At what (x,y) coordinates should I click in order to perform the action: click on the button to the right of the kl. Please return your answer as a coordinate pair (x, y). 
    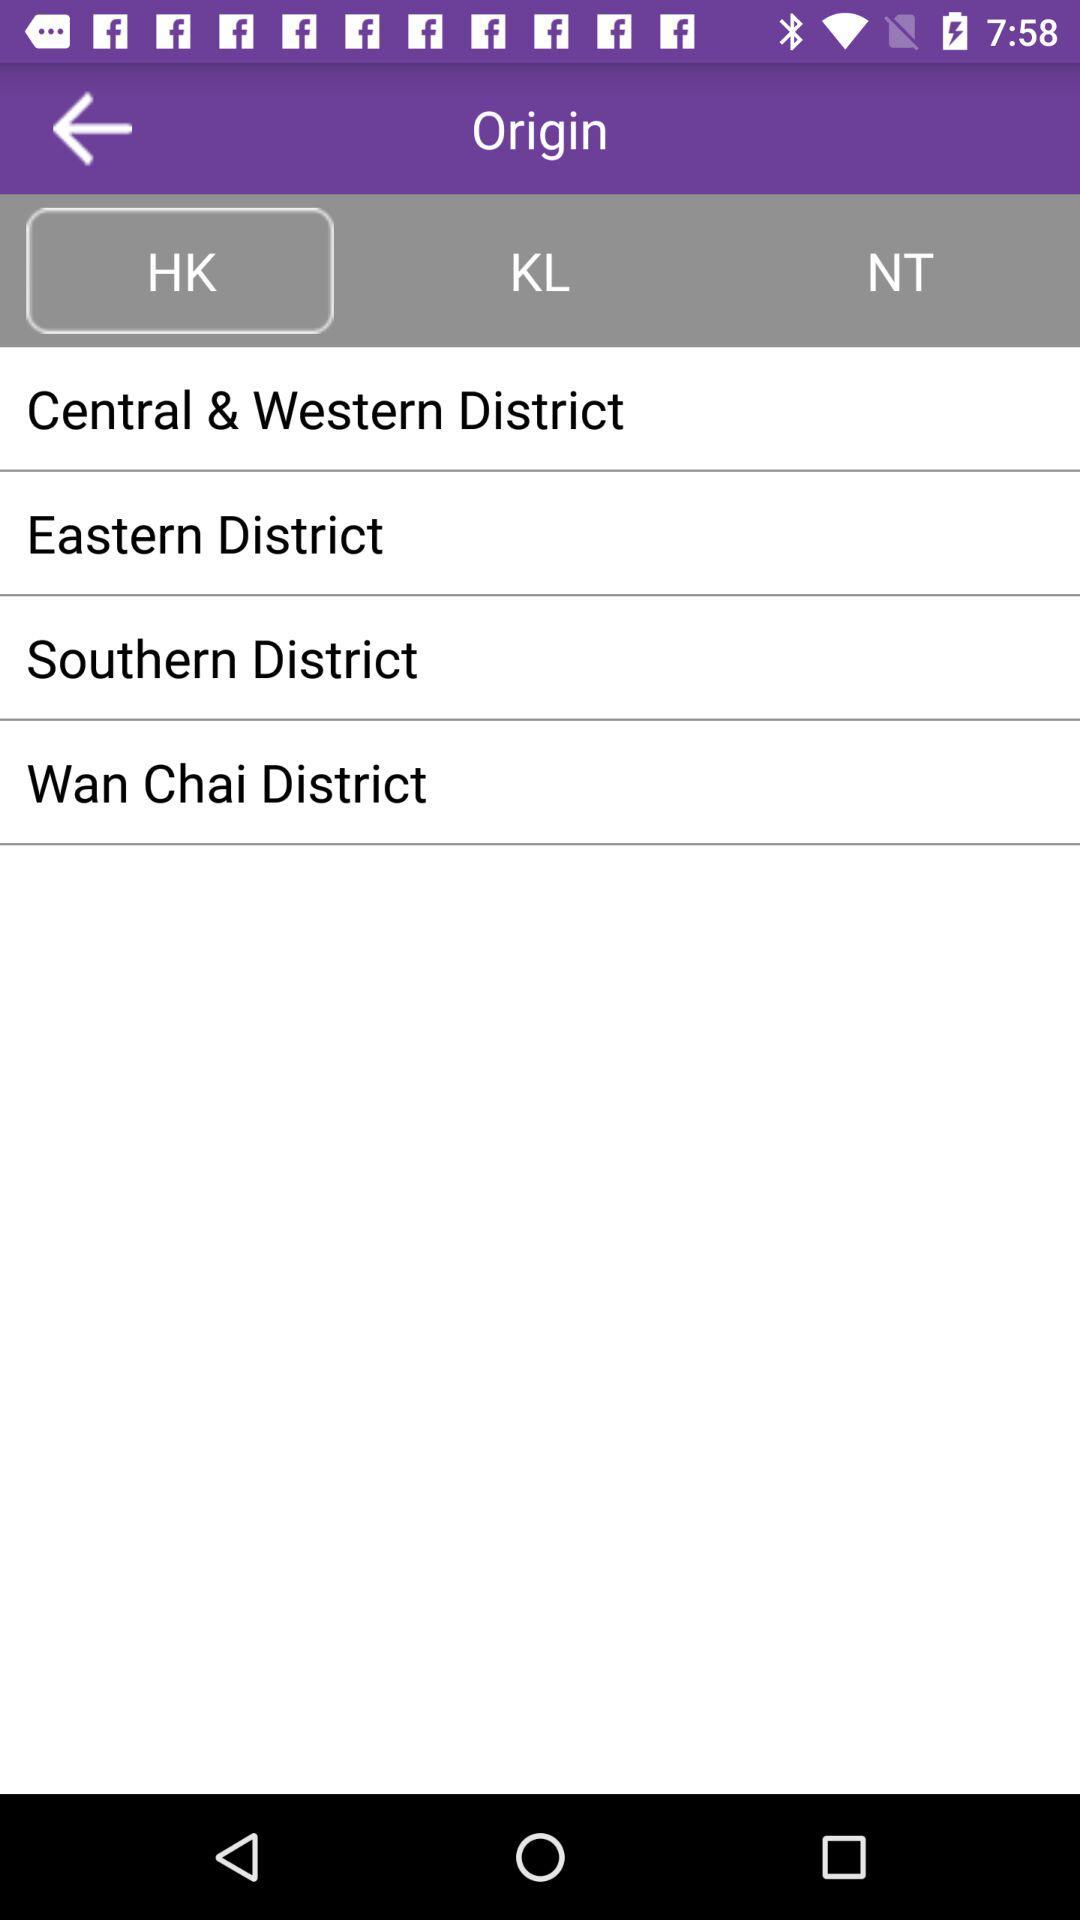
    Looking at the image, I should click on (898, 269).